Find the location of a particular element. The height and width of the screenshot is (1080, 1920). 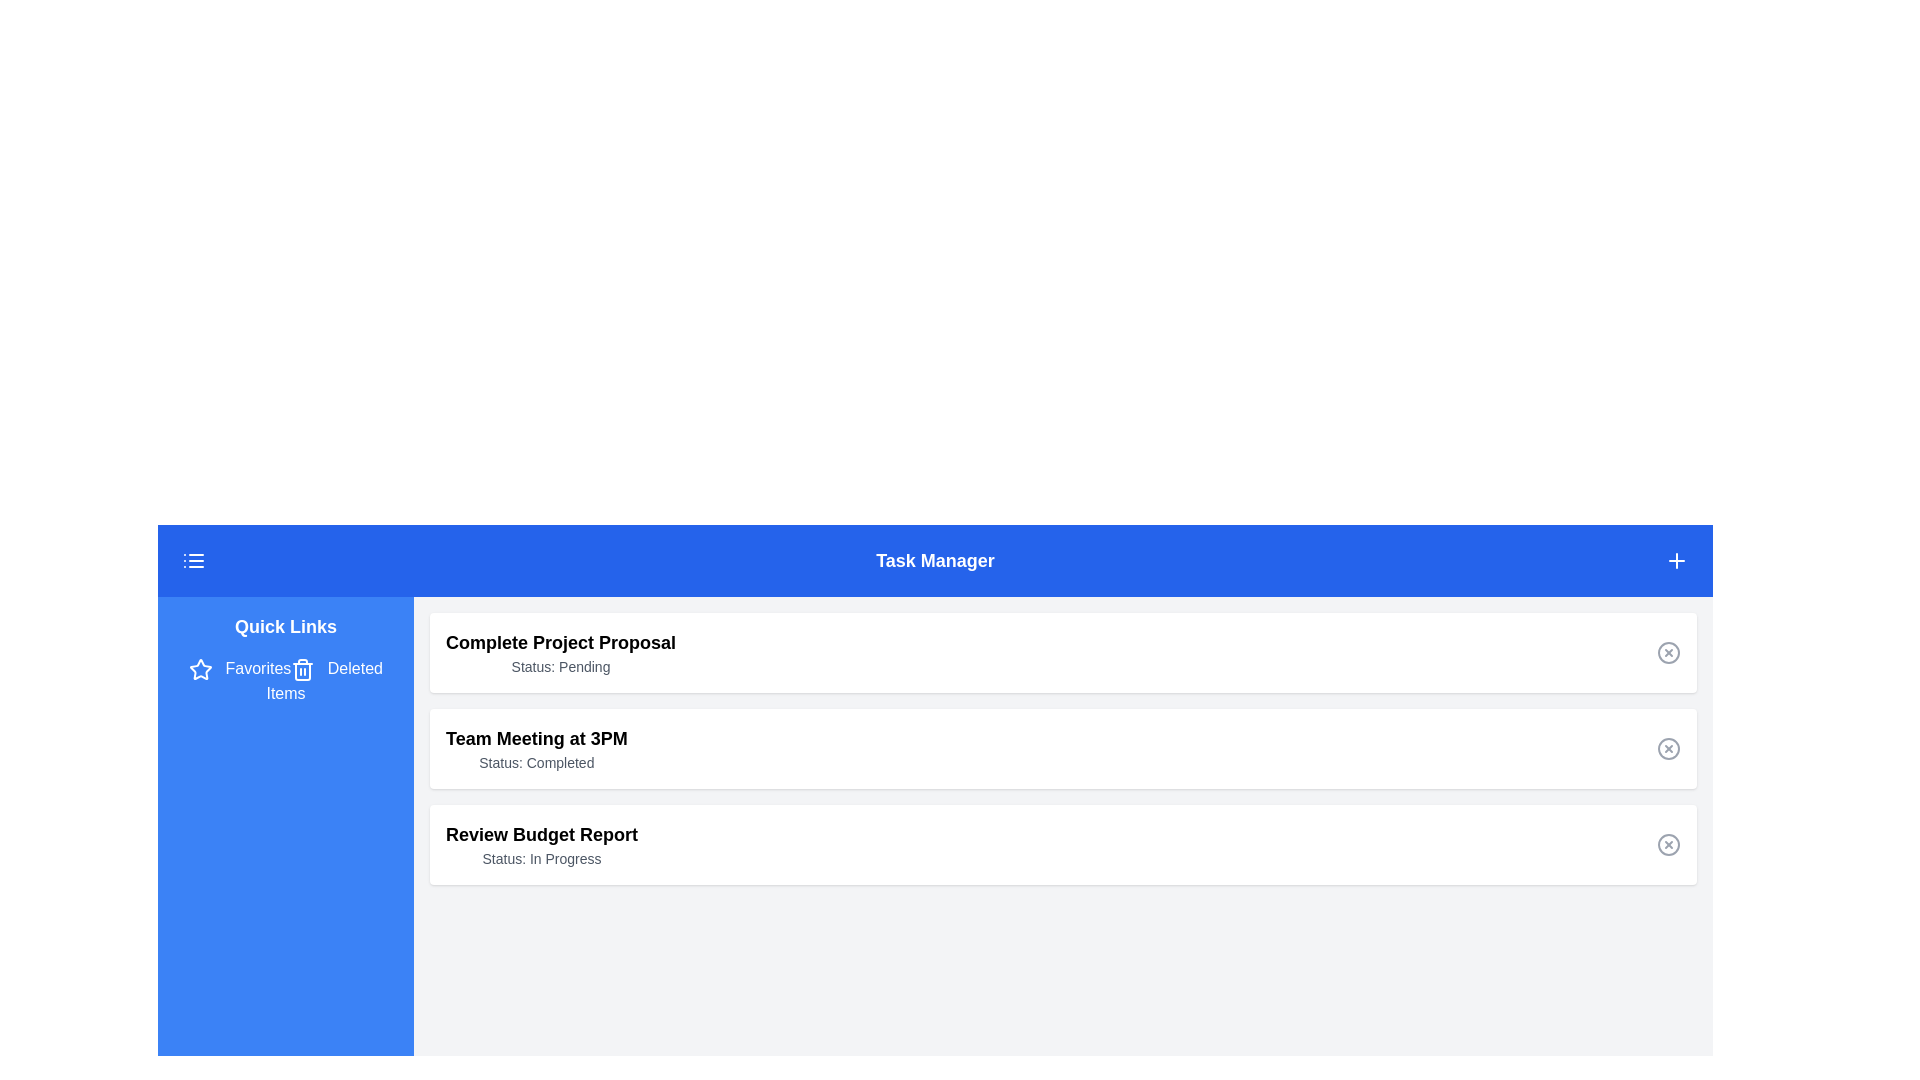

the 'Deleted Items' hyperlink located in the left navigation panel below the 'Favorites' link is located at coordinates (324, 679).